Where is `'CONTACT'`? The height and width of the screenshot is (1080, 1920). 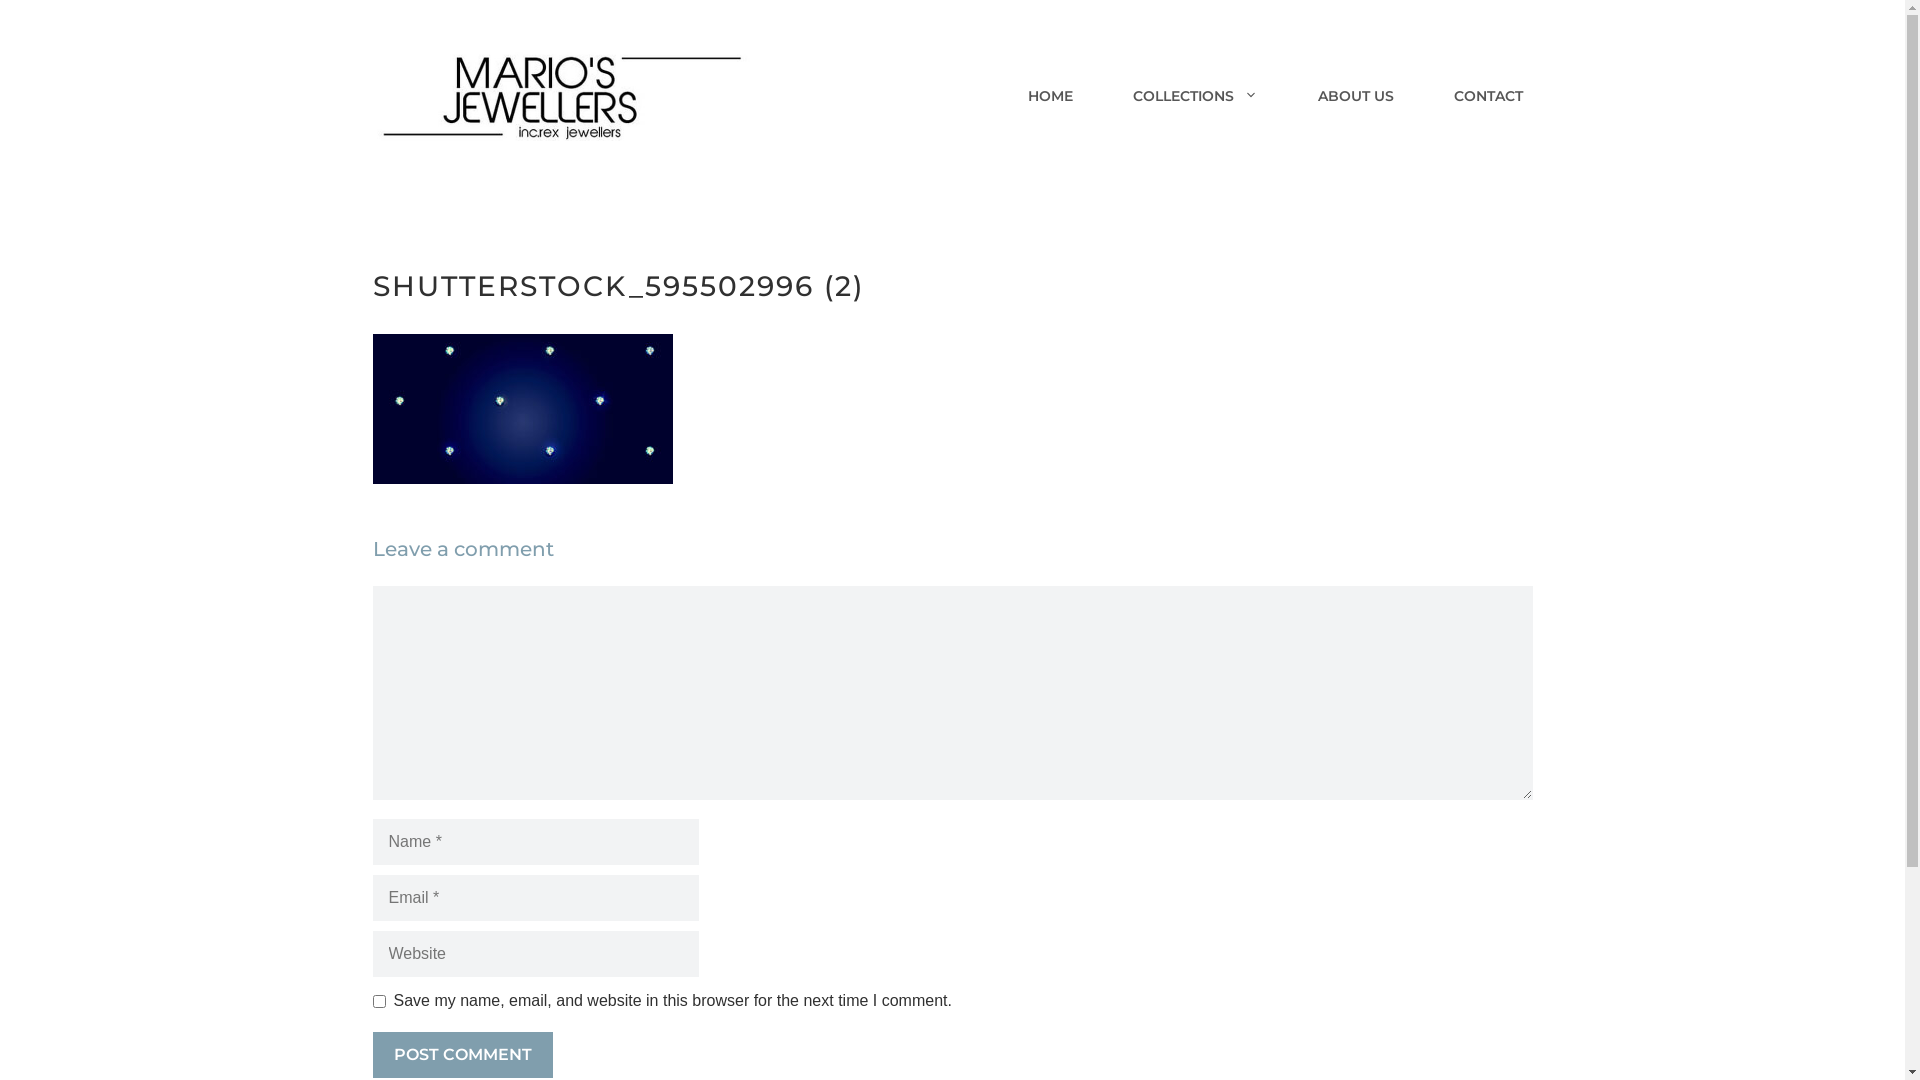
'CONTACT' is located at coordinates (1423, 95).